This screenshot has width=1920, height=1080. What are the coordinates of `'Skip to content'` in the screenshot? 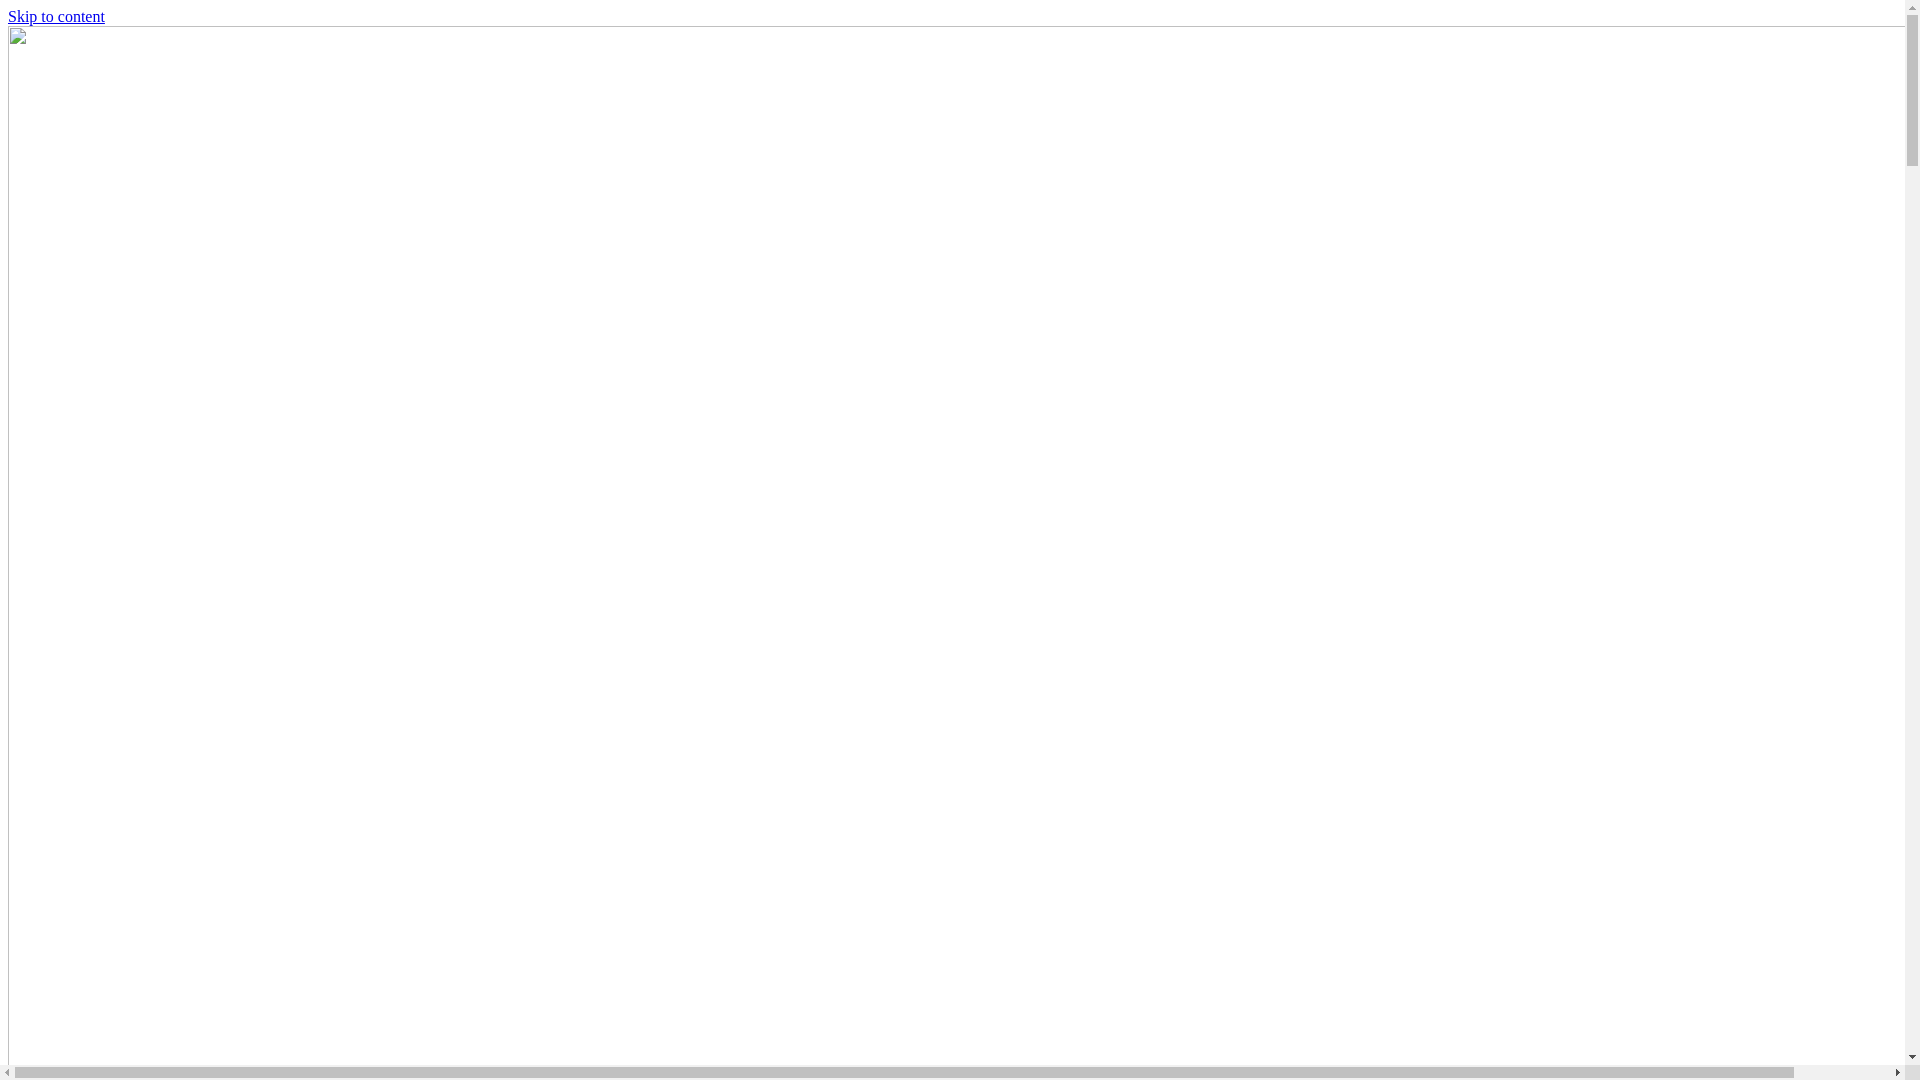 It's located at (8, 16).